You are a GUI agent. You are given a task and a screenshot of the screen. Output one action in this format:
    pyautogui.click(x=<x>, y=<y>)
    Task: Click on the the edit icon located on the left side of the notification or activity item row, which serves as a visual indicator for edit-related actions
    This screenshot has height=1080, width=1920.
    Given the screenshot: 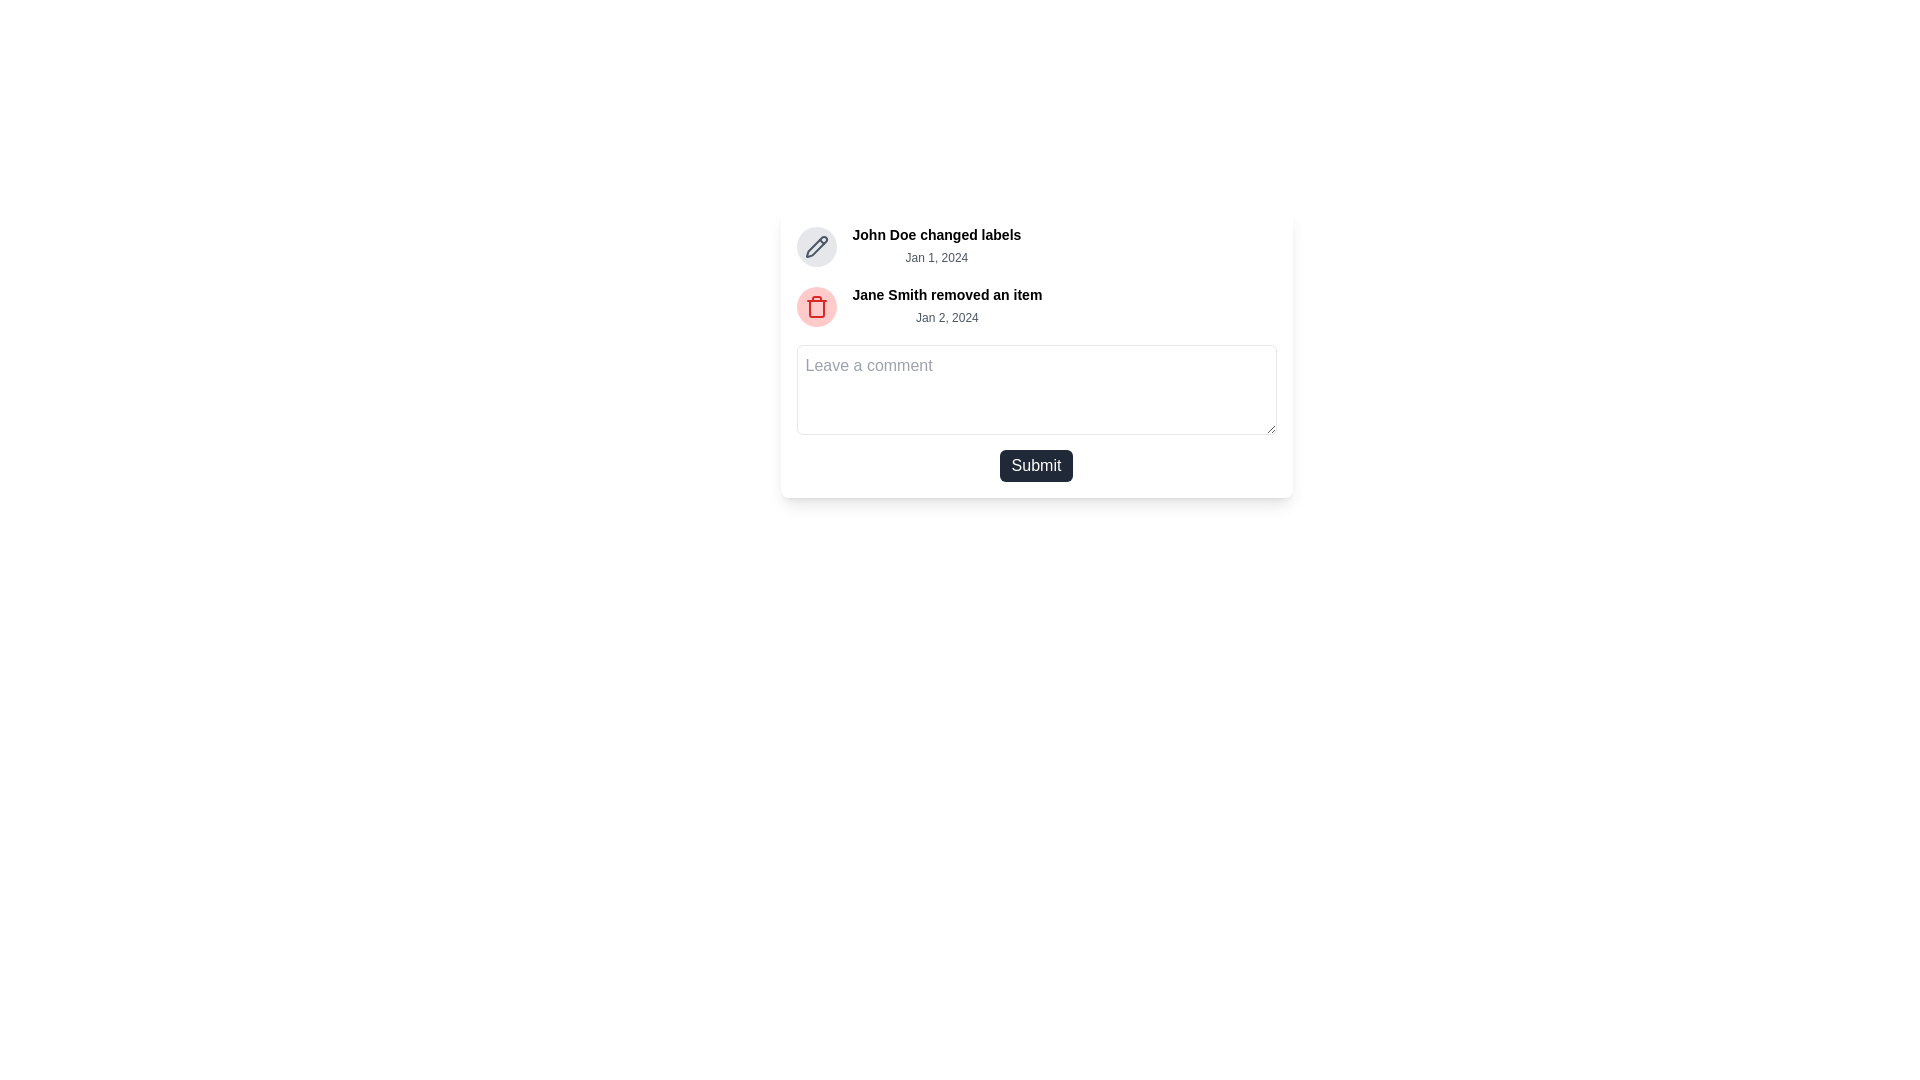 What is the action you would take?
    pyautogui.click(x=816, y=245)
    